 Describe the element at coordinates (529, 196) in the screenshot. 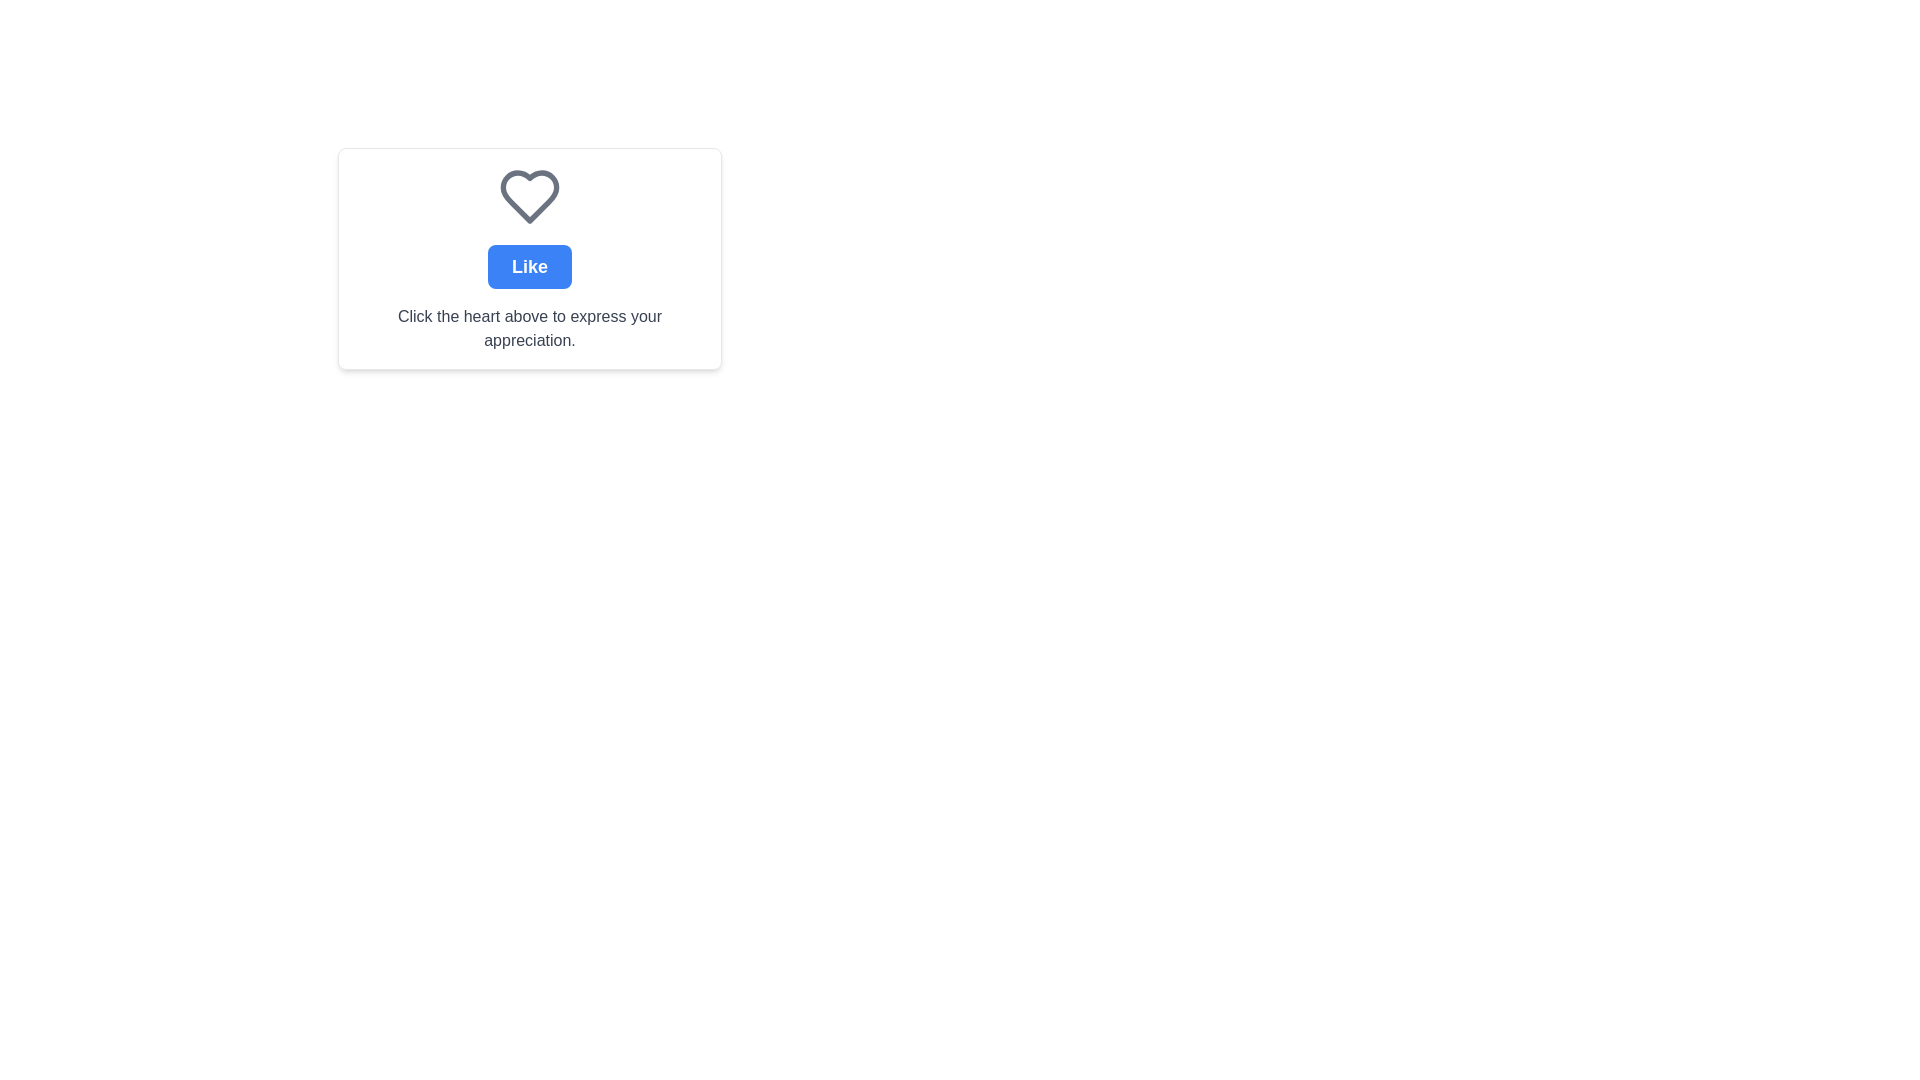

I see `the heart-shaped outline icon, which represents a 'Like' interaction` at that location.